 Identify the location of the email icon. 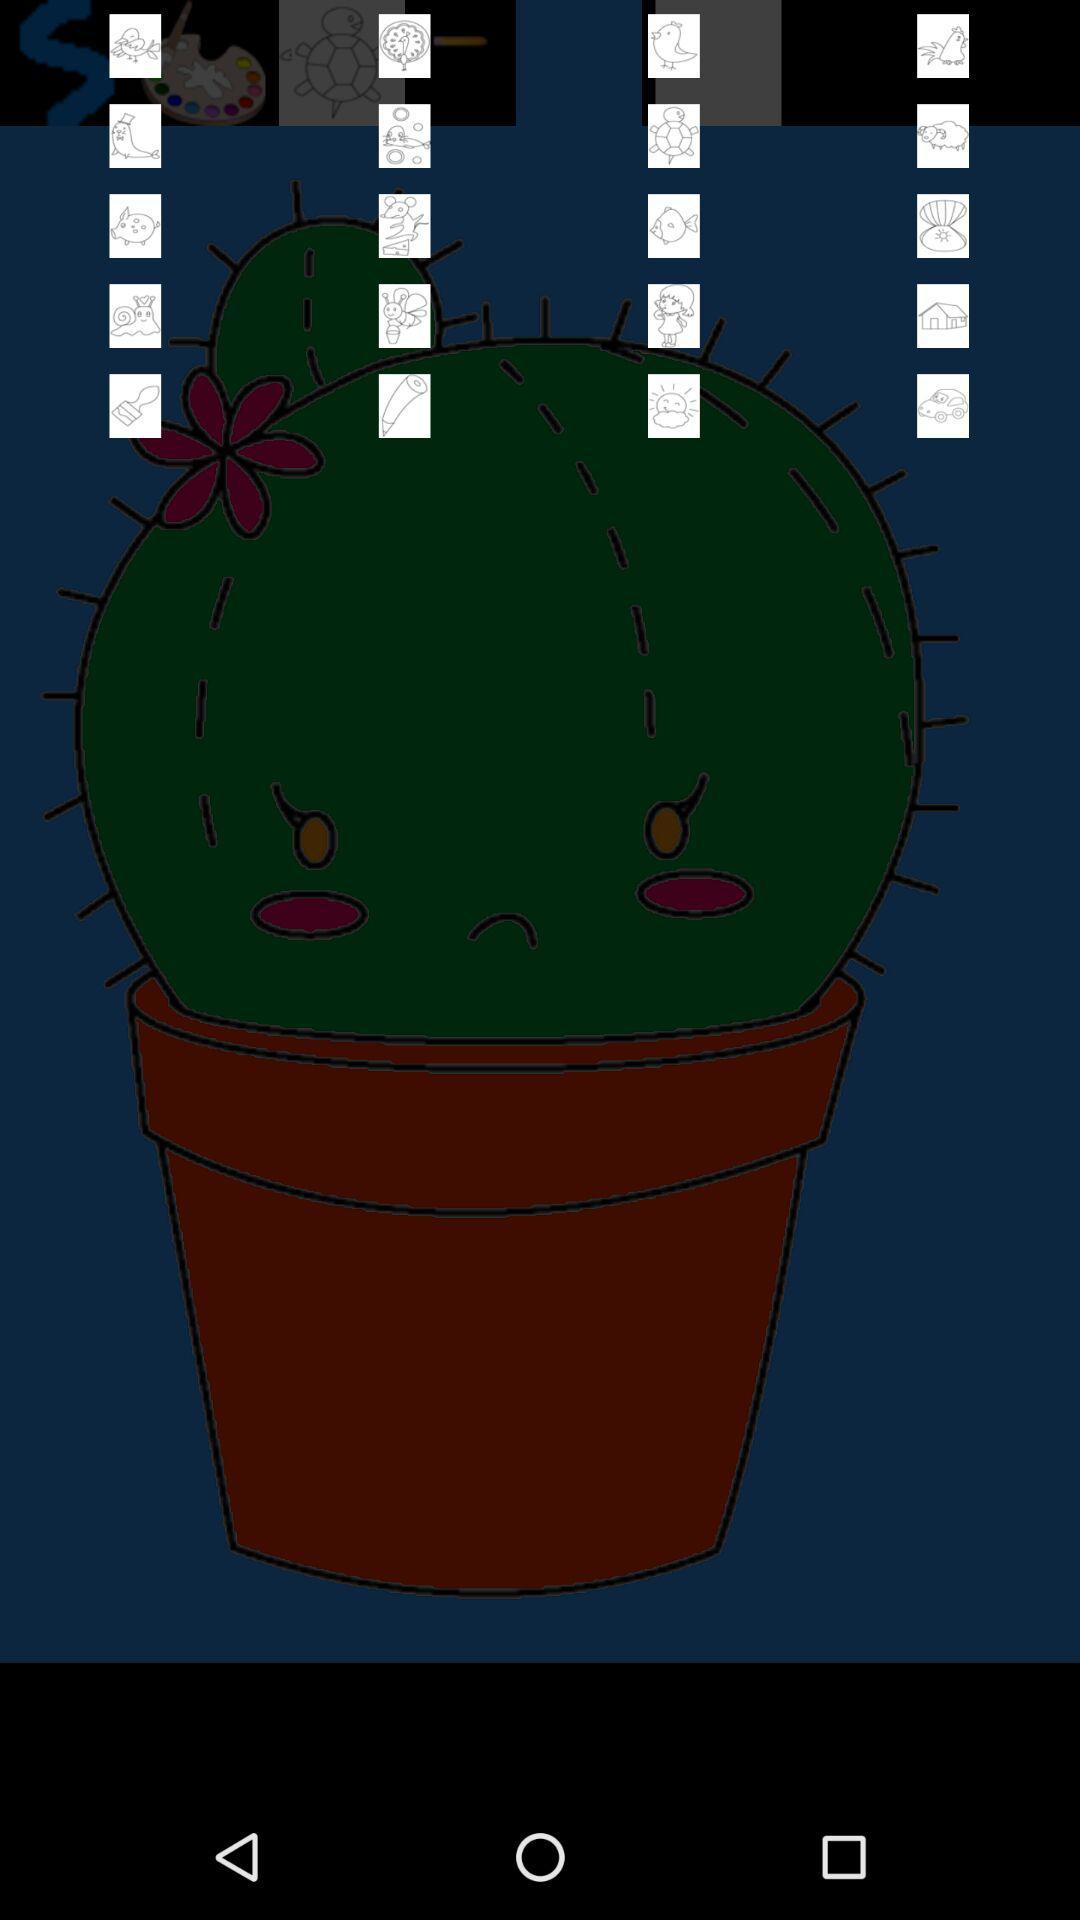
(943, 240).